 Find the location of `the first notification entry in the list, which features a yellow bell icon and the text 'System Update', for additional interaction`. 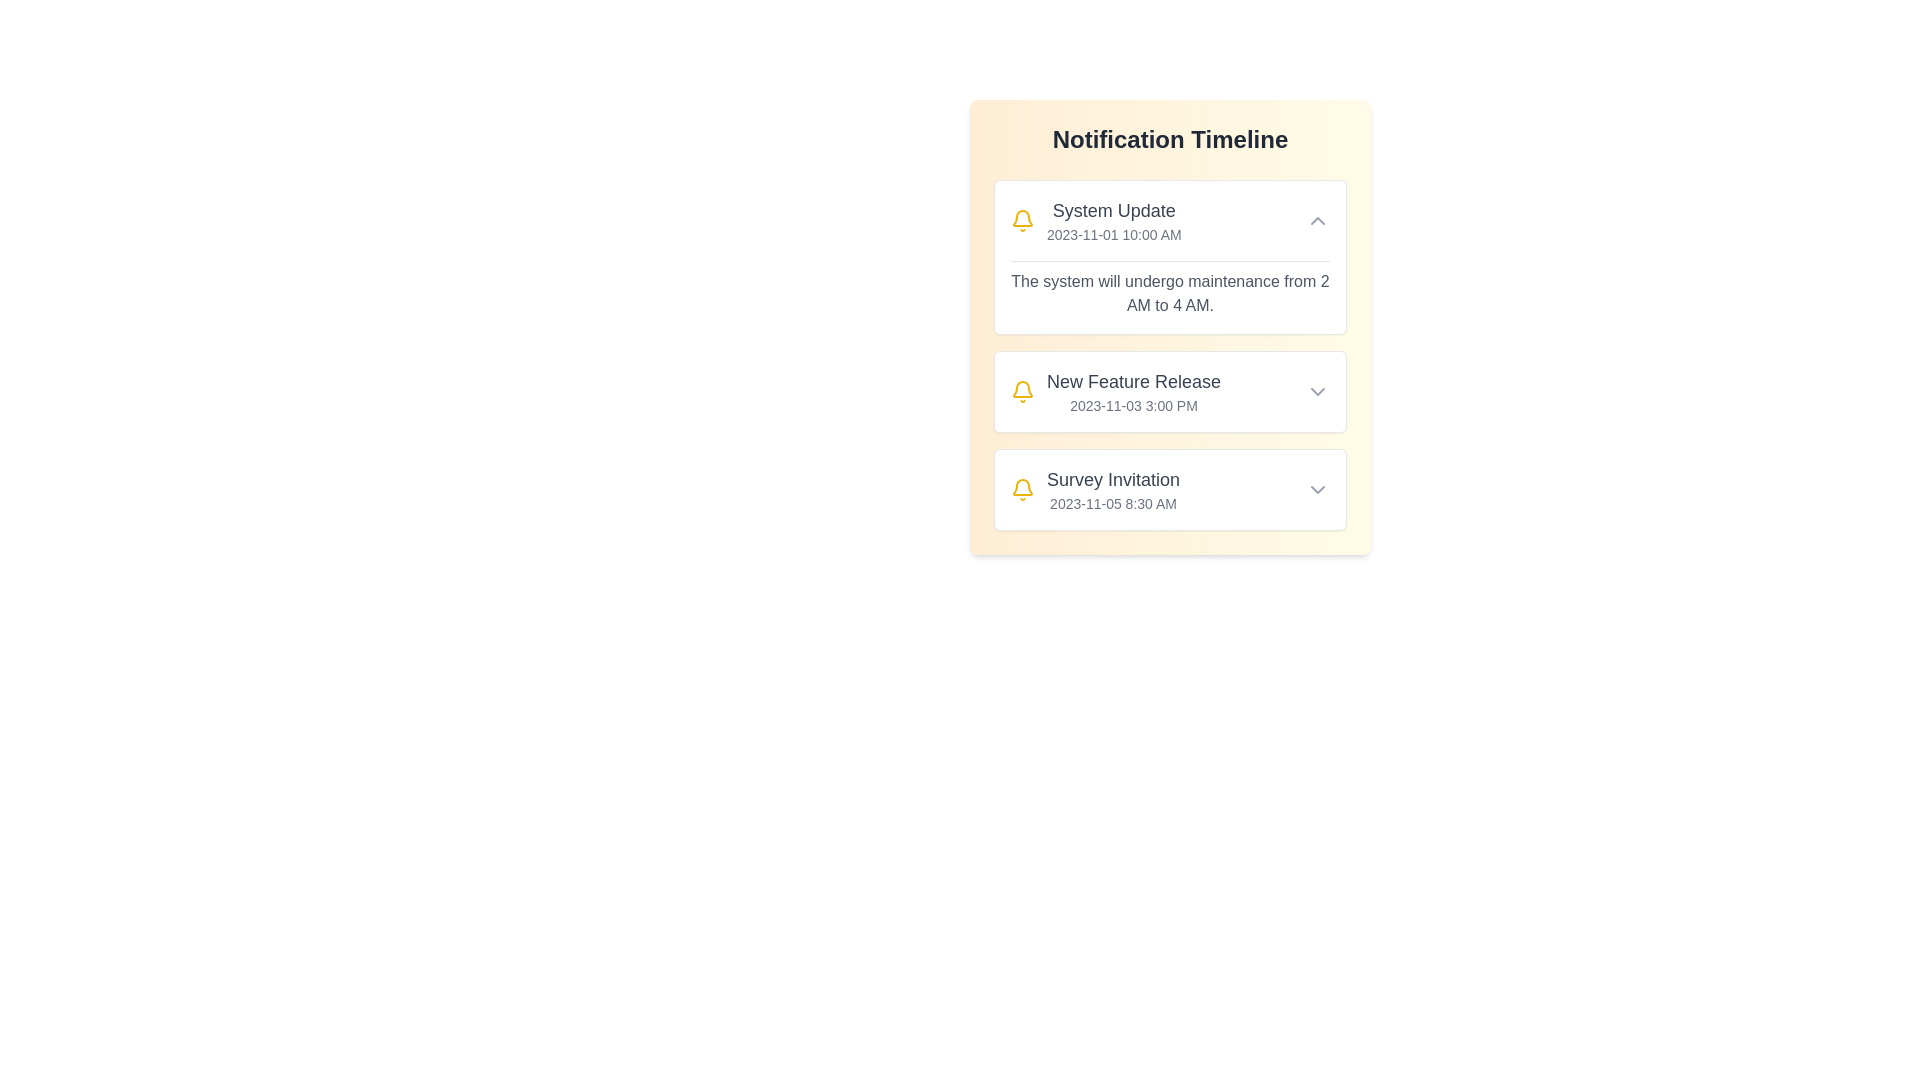

the first notification entry in the list, which features a yellow bell icon and the text 'System Update', for additional interaction is located at coordinates (1170, 220).